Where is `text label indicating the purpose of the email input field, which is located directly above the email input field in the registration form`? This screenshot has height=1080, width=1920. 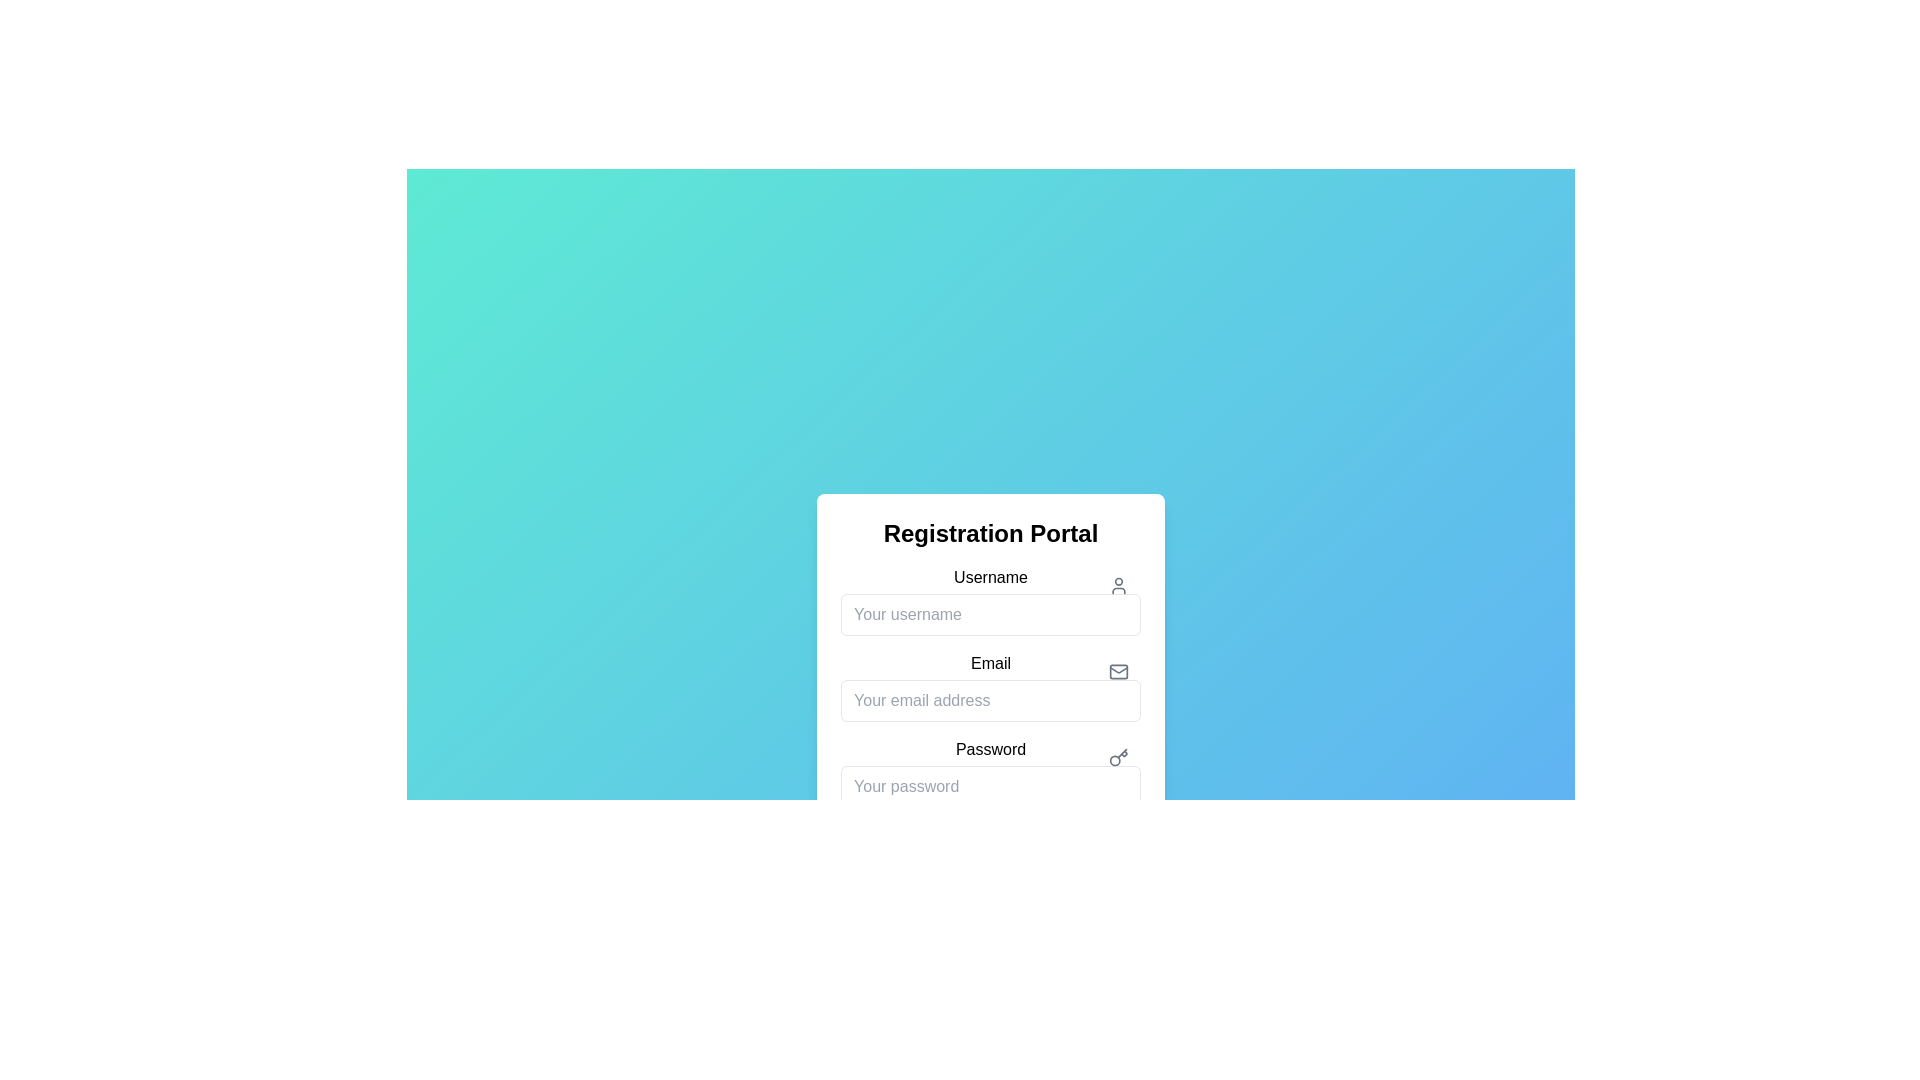
text label indicating the purpose of the email input field, which is located directly above the email input field in the registration form is located at coordinates (990, 663).